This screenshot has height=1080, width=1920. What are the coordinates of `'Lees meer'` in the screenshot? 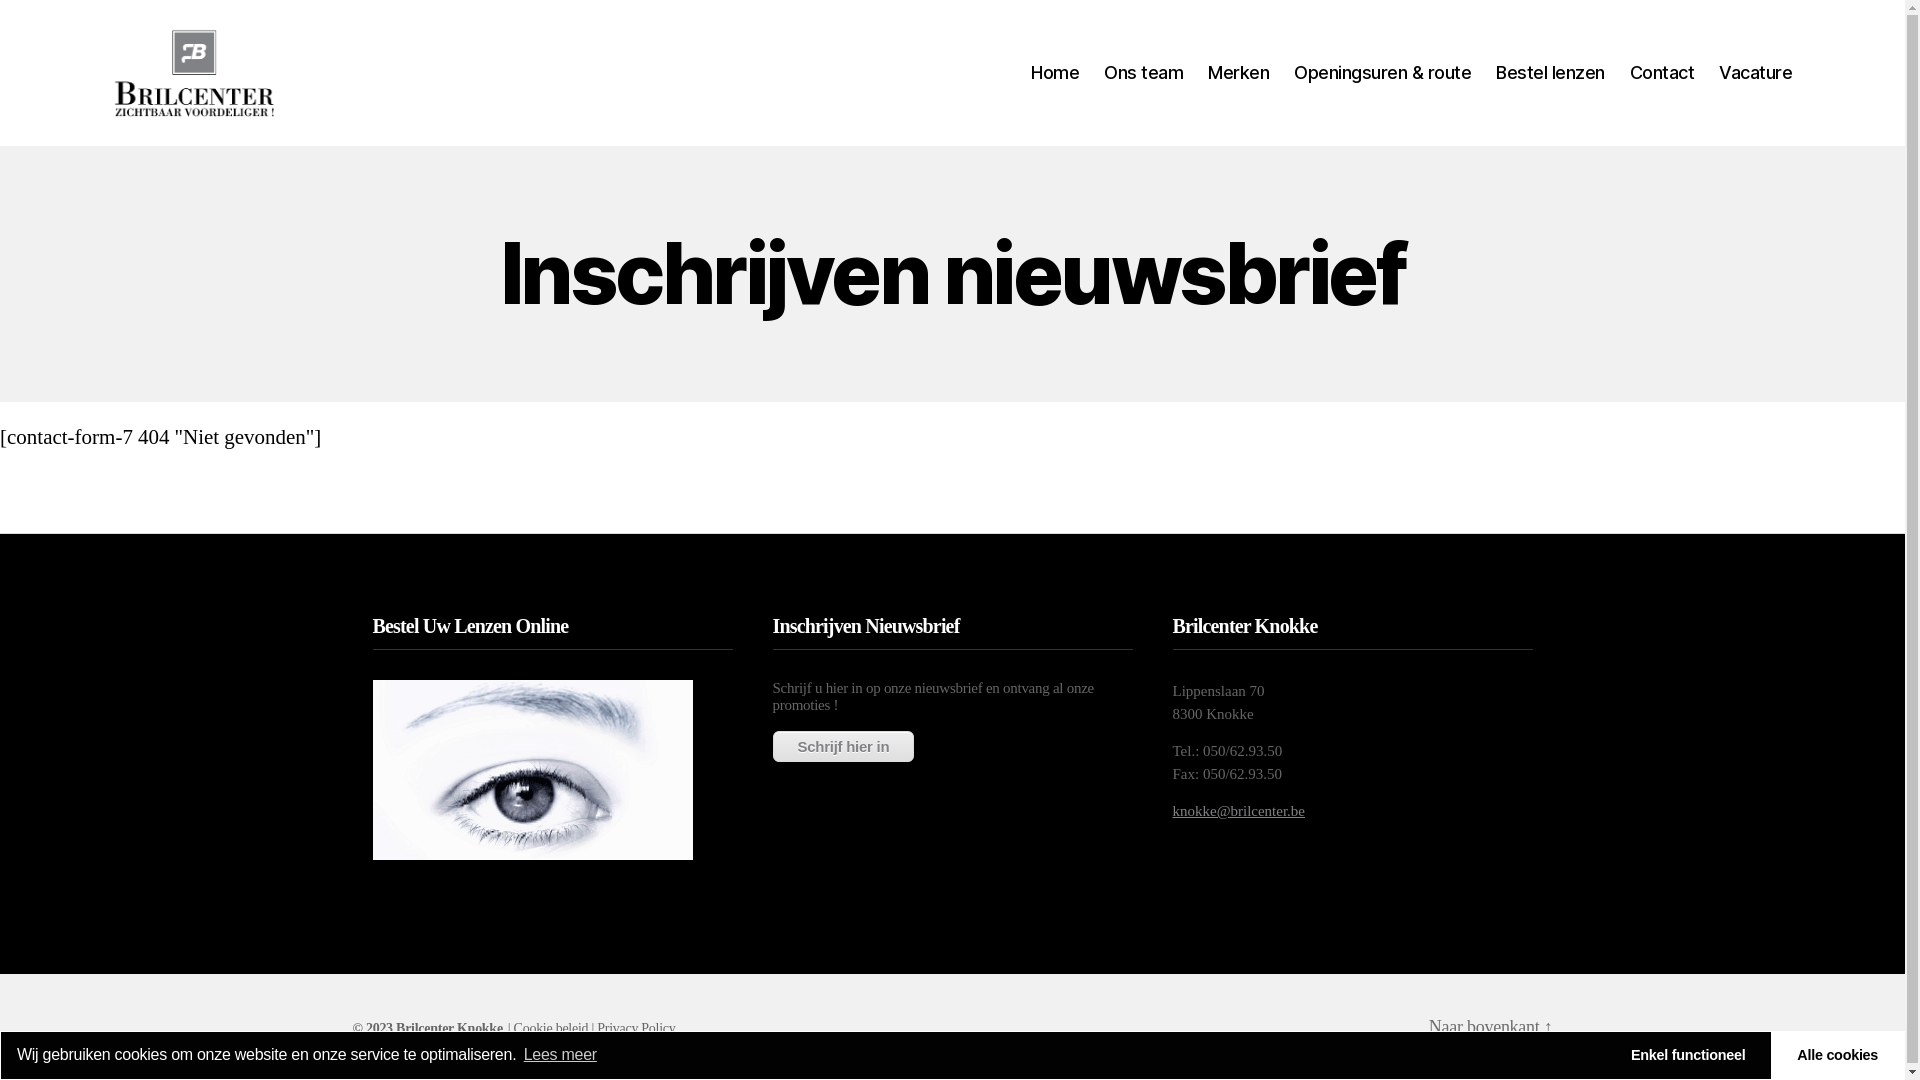 It's located at (557, 1054).